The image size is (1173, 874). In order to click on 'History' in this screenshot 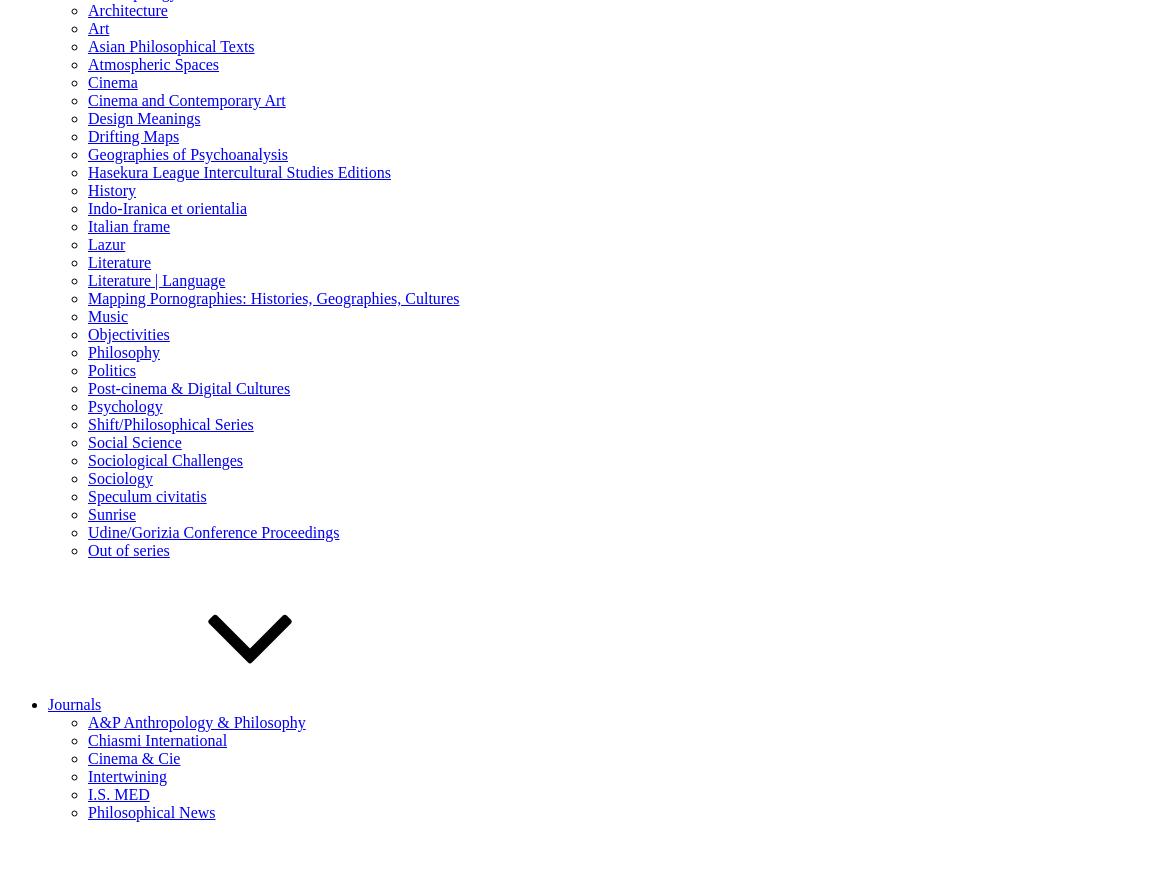, I will do `click(87, 188)`.